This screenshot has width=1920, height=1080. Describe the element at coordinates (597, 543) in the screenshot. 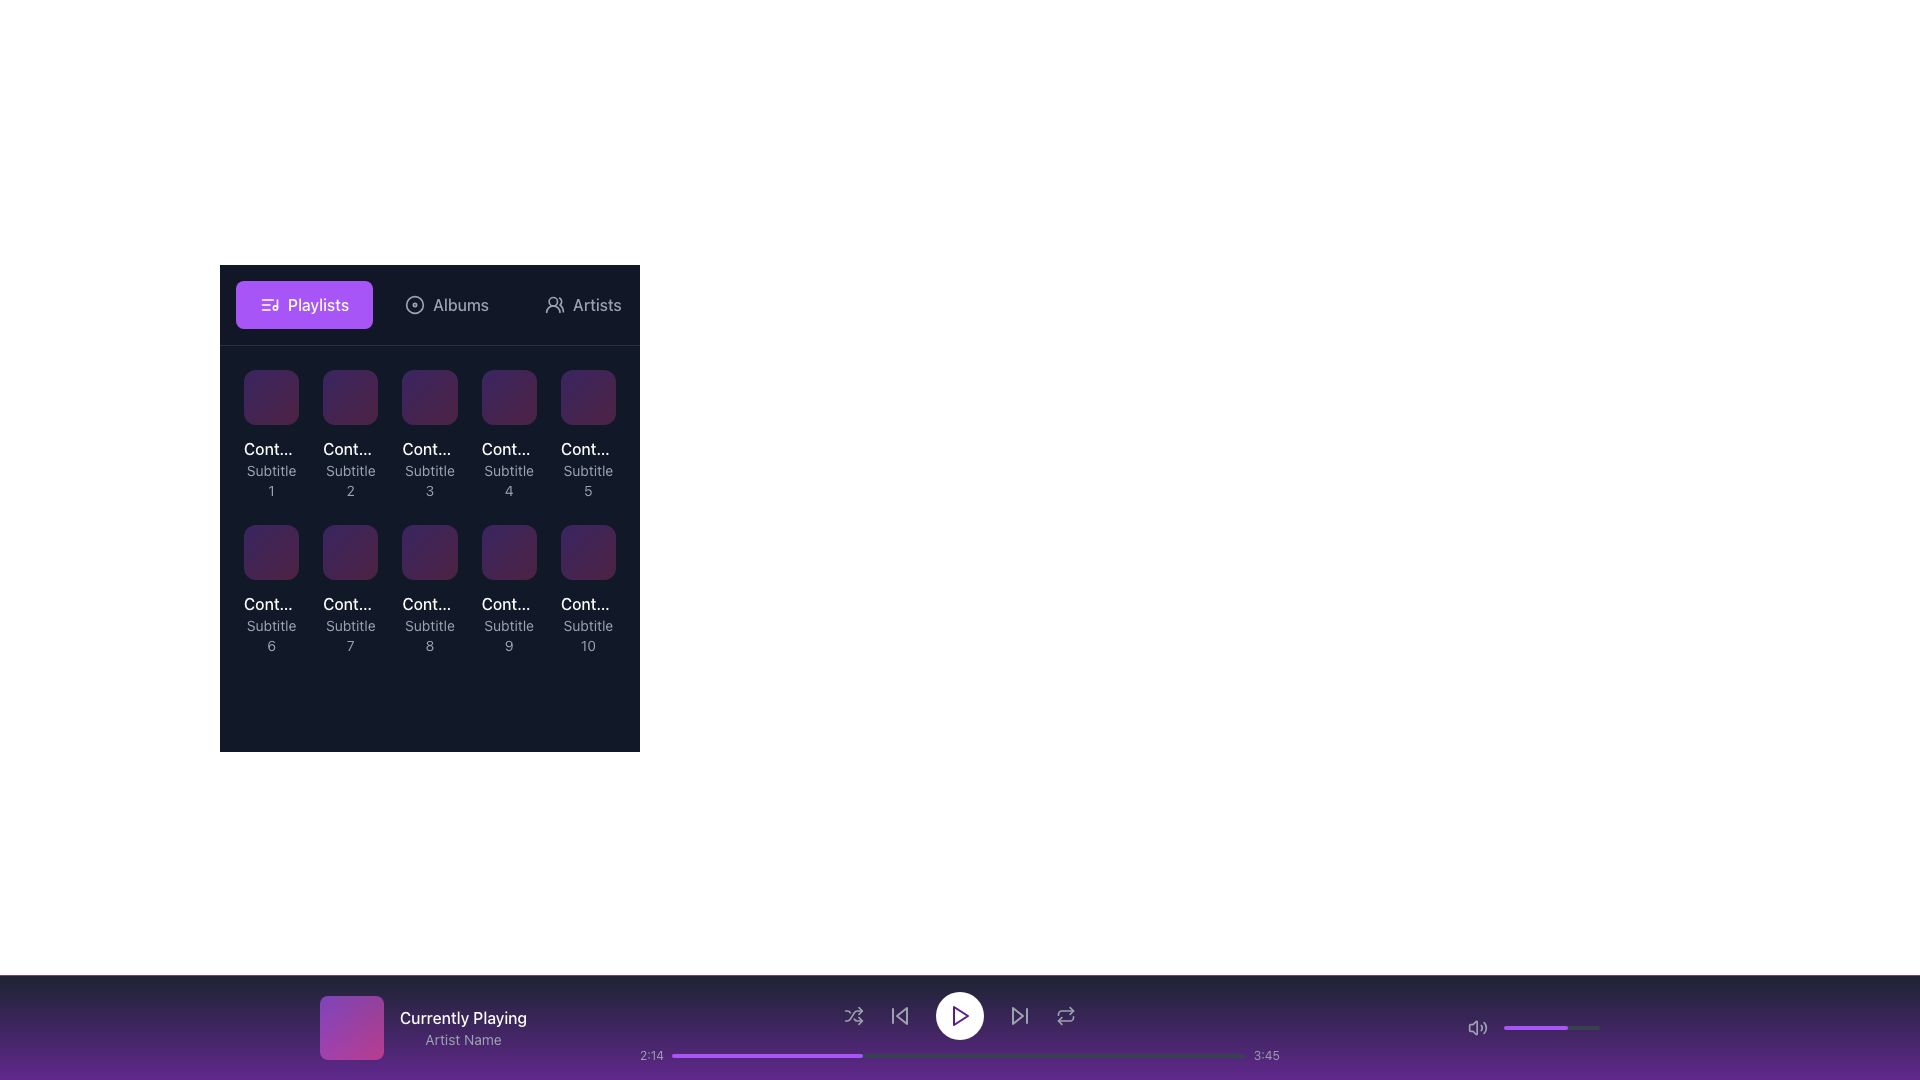

I see `the like button represented by a heart symbol located at the top-right corner of the card for Content Title 10, which is the last item in the last row of the grid` at that location.